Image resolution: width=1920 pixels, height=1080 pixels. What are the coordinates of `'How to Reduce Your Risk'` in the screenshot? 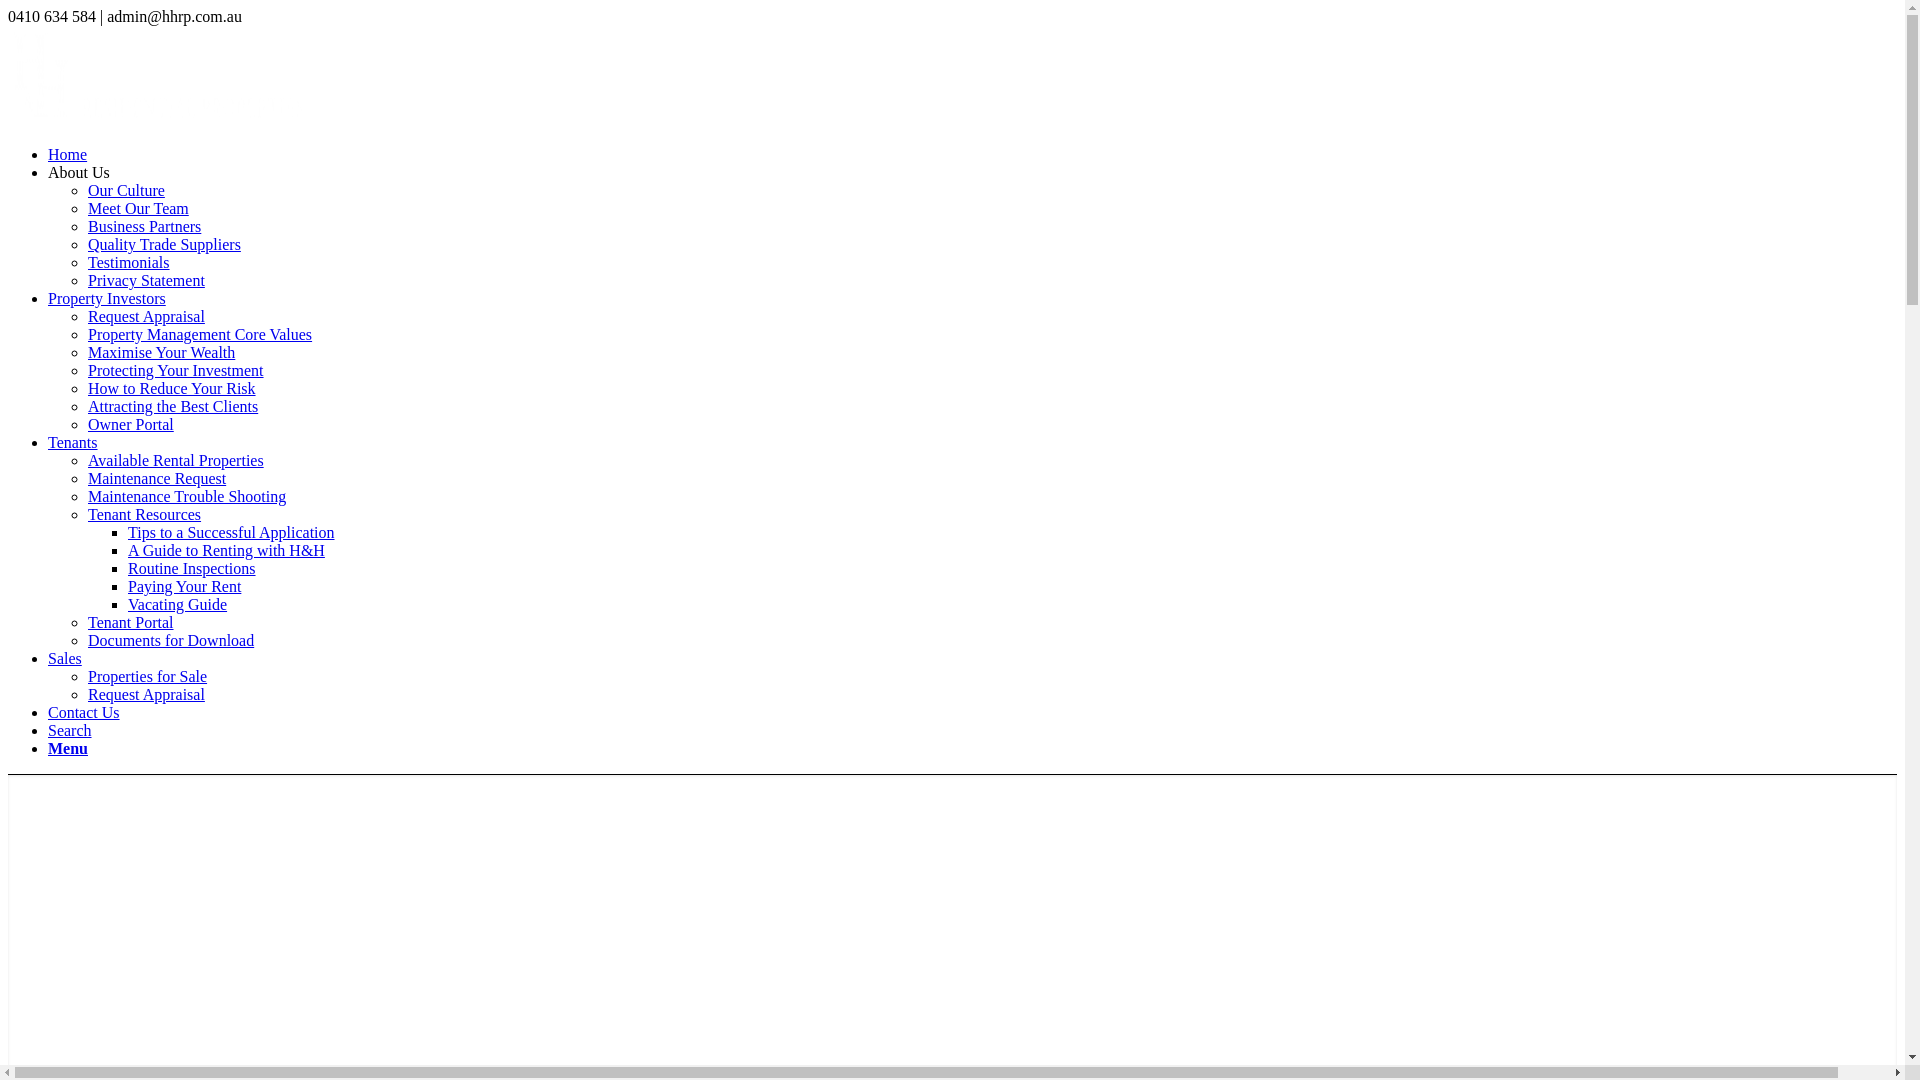 It's located at (86, 388).